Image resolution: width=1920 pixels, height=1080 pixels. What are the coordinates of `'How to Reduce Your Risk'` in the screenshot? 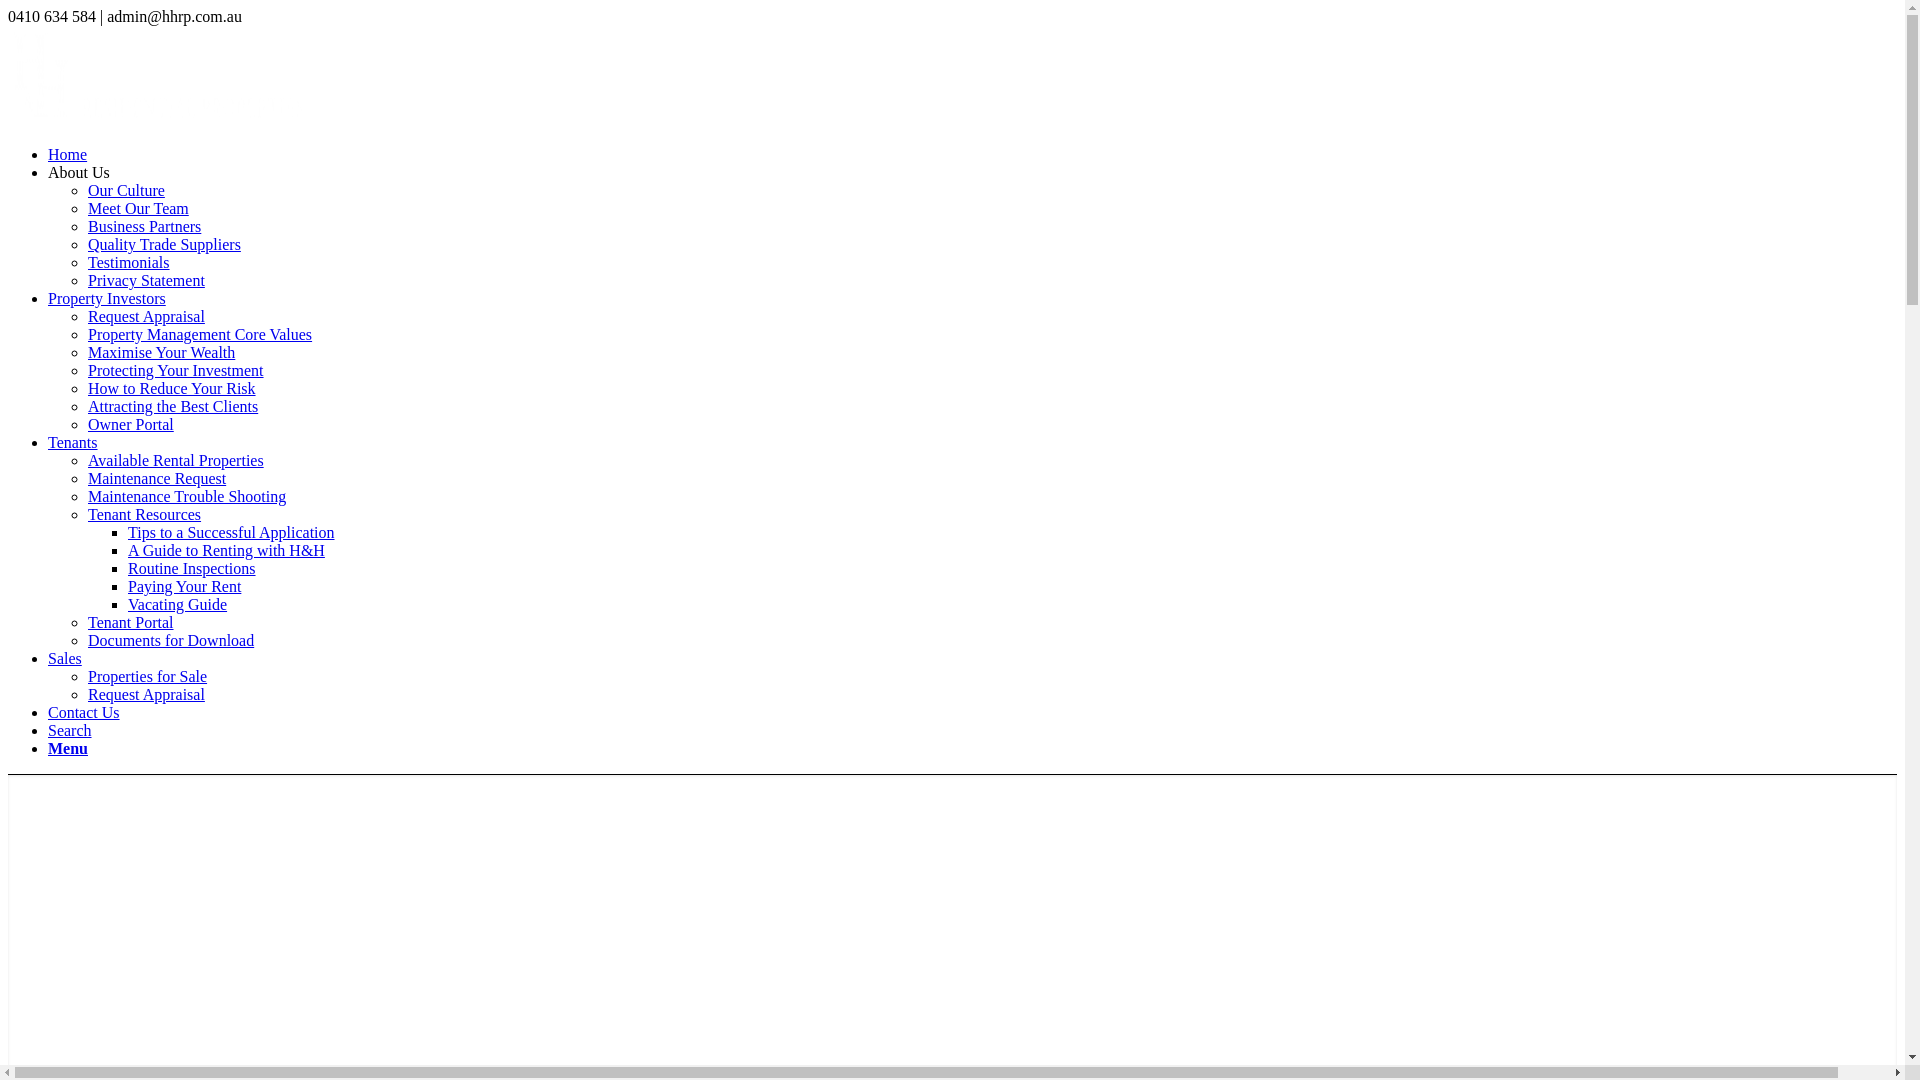 It's located at (86, 388).